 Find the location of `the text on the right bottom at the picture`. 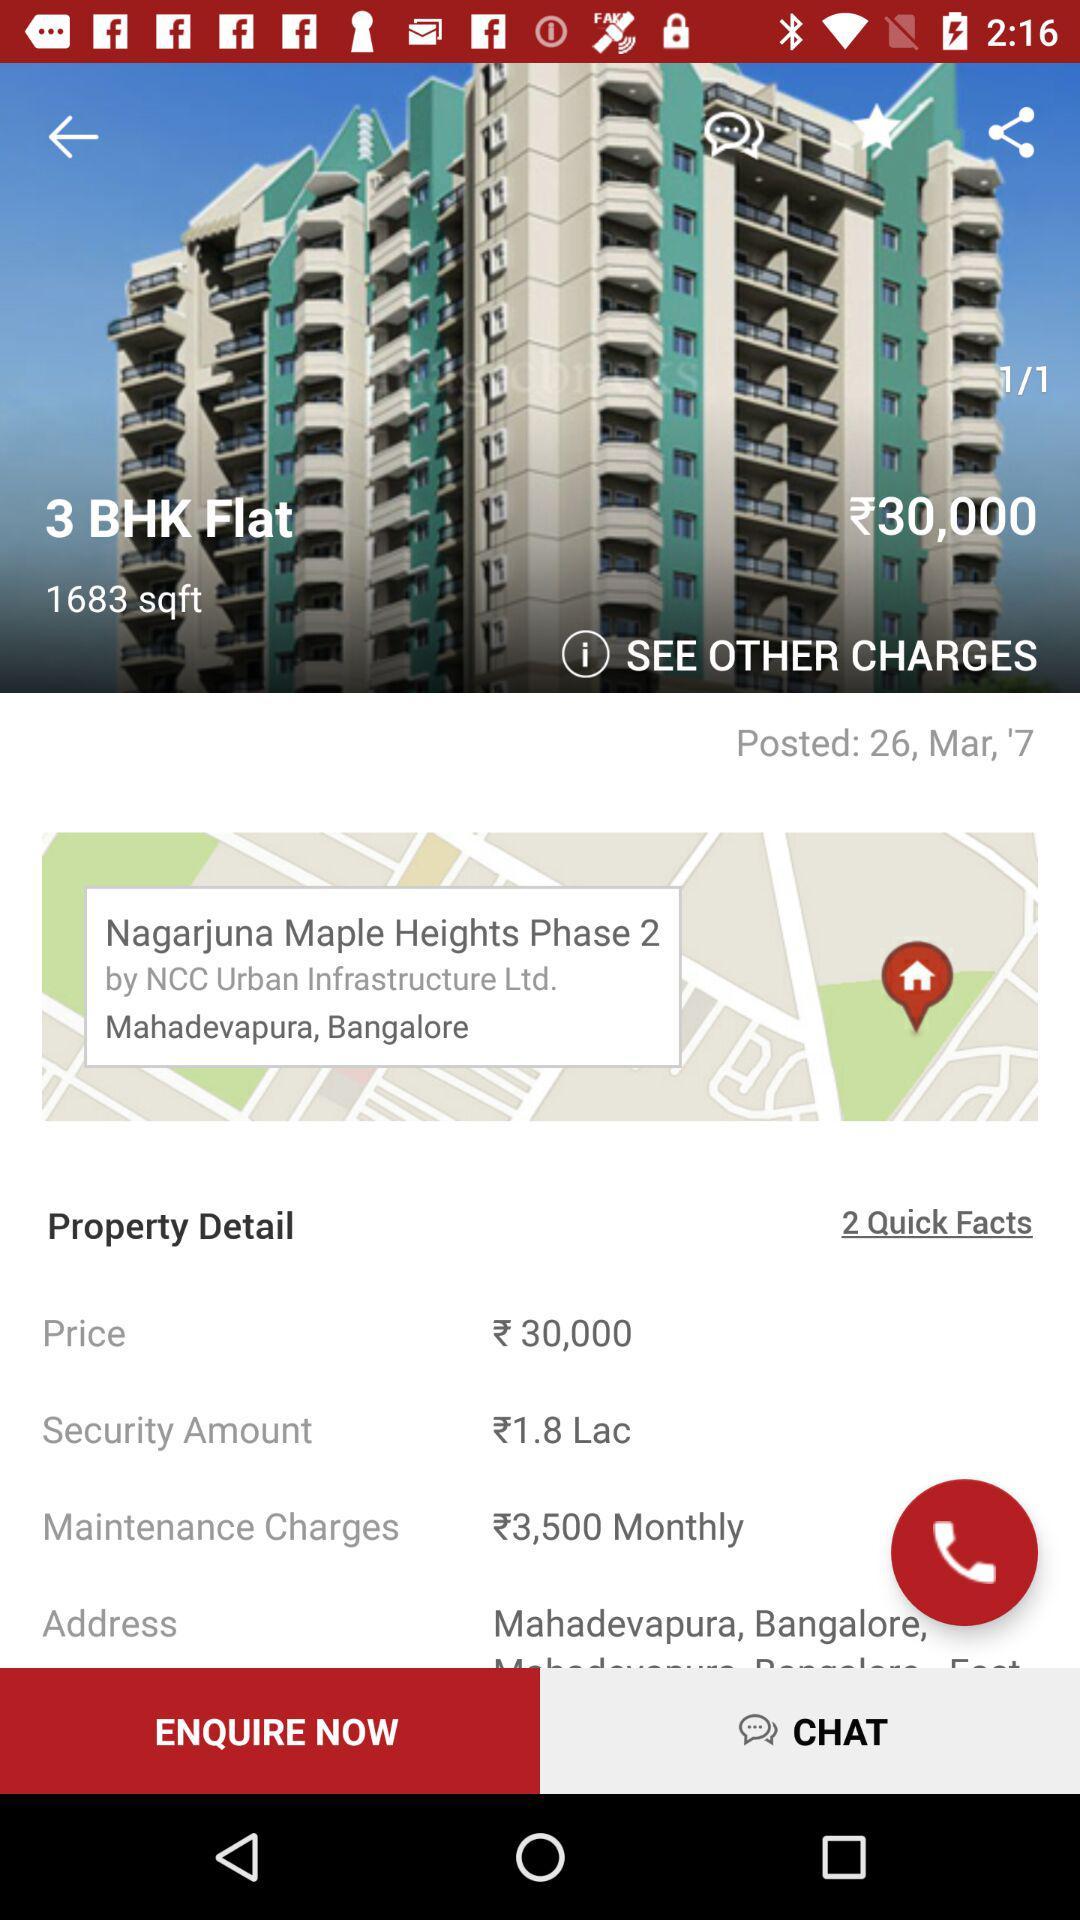

the text on the right bottom at the picture is located at coordinates (820, 659).